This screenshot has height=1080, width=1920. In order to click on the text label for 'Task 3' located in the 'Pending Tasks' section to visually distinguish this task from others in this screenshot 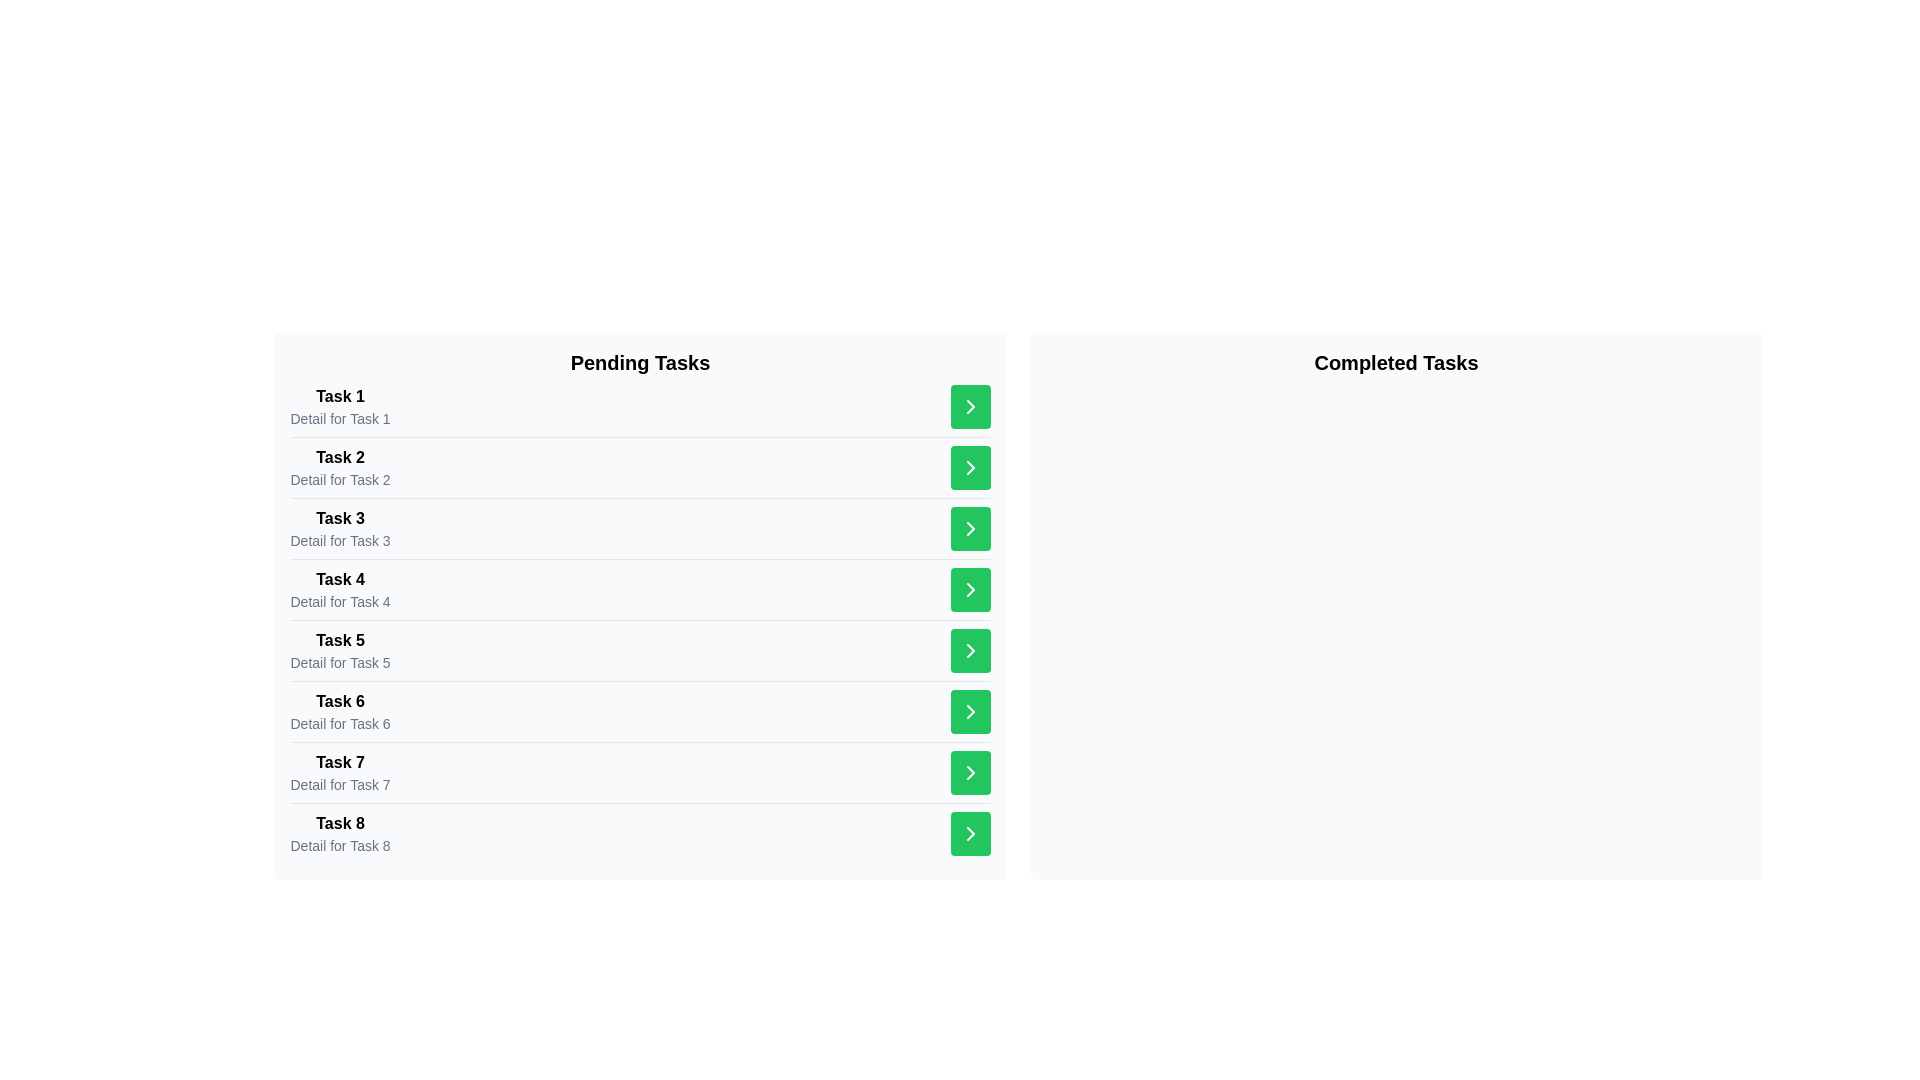, I will do `click(340, 518)`.